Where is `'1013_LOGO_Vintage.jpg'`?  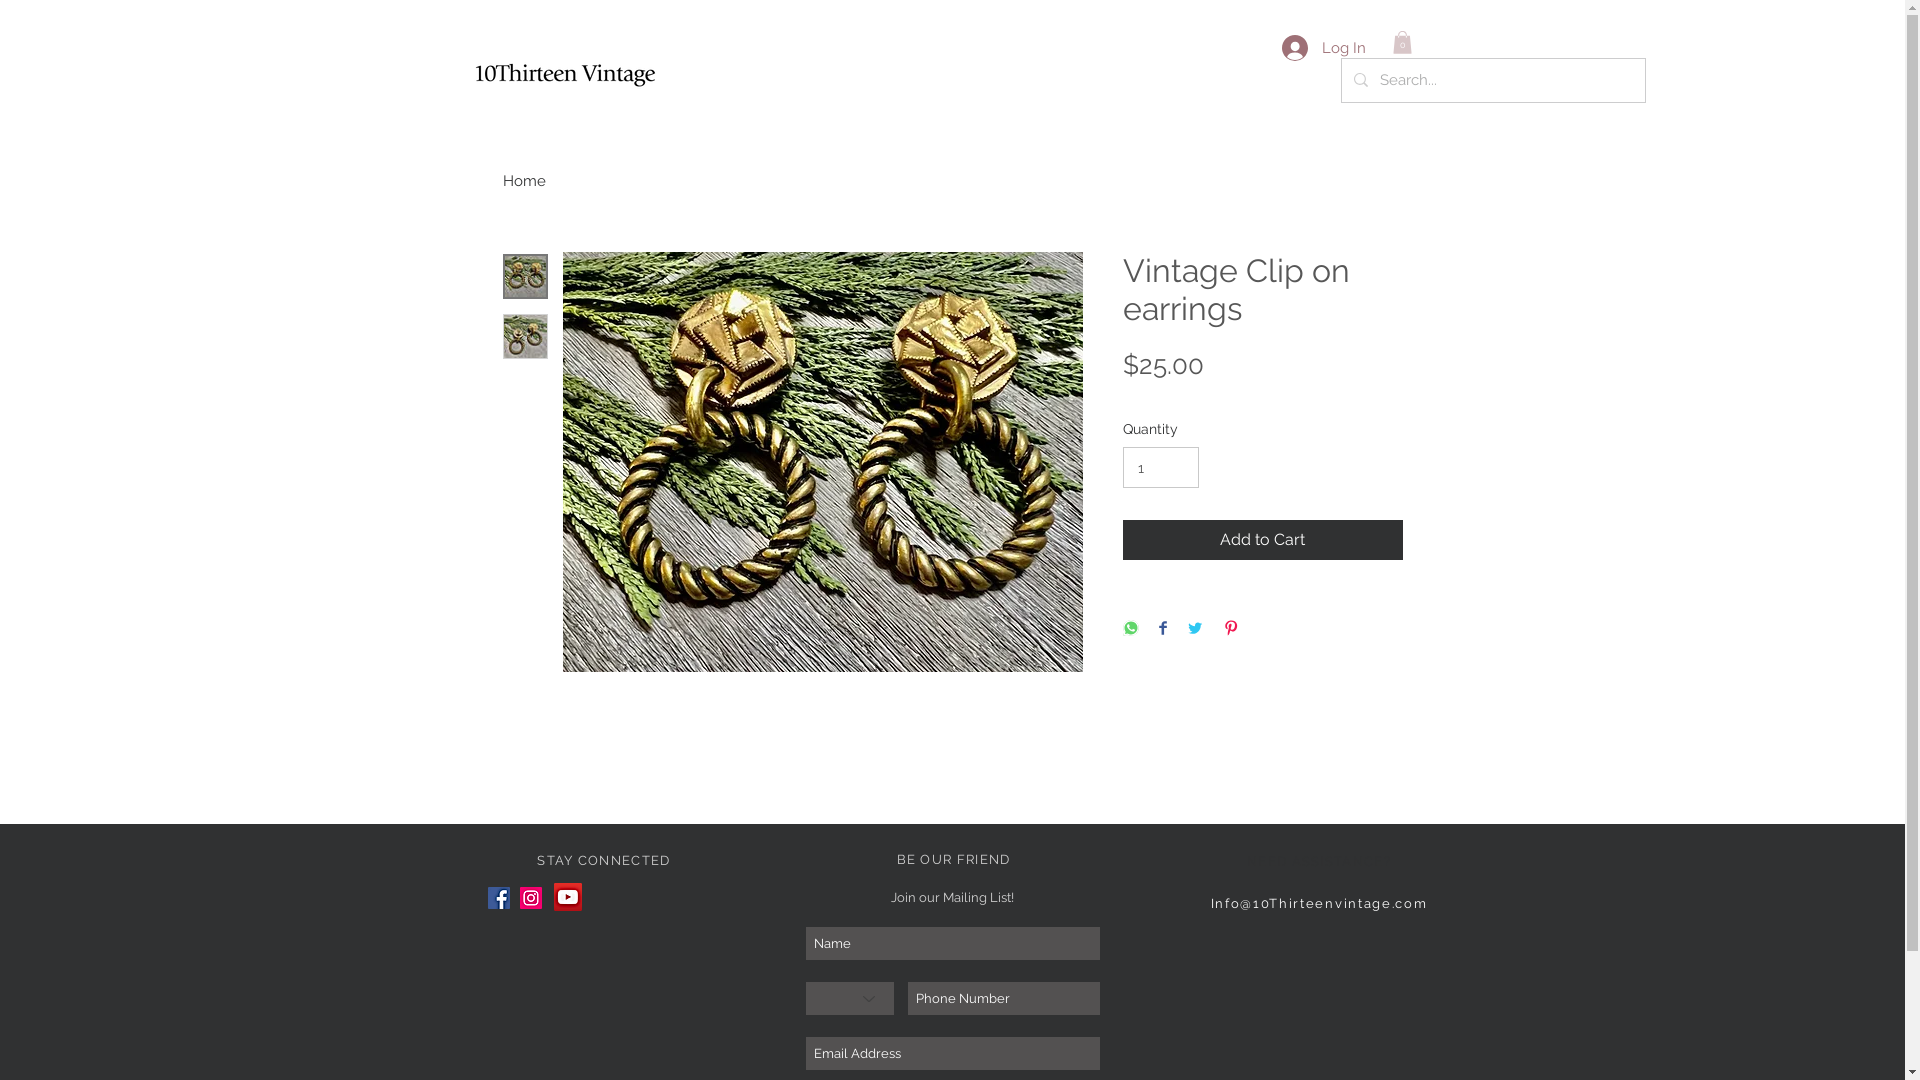
'1013_LOGO_Vintage.jpg' is located at coordinates (565, 72).